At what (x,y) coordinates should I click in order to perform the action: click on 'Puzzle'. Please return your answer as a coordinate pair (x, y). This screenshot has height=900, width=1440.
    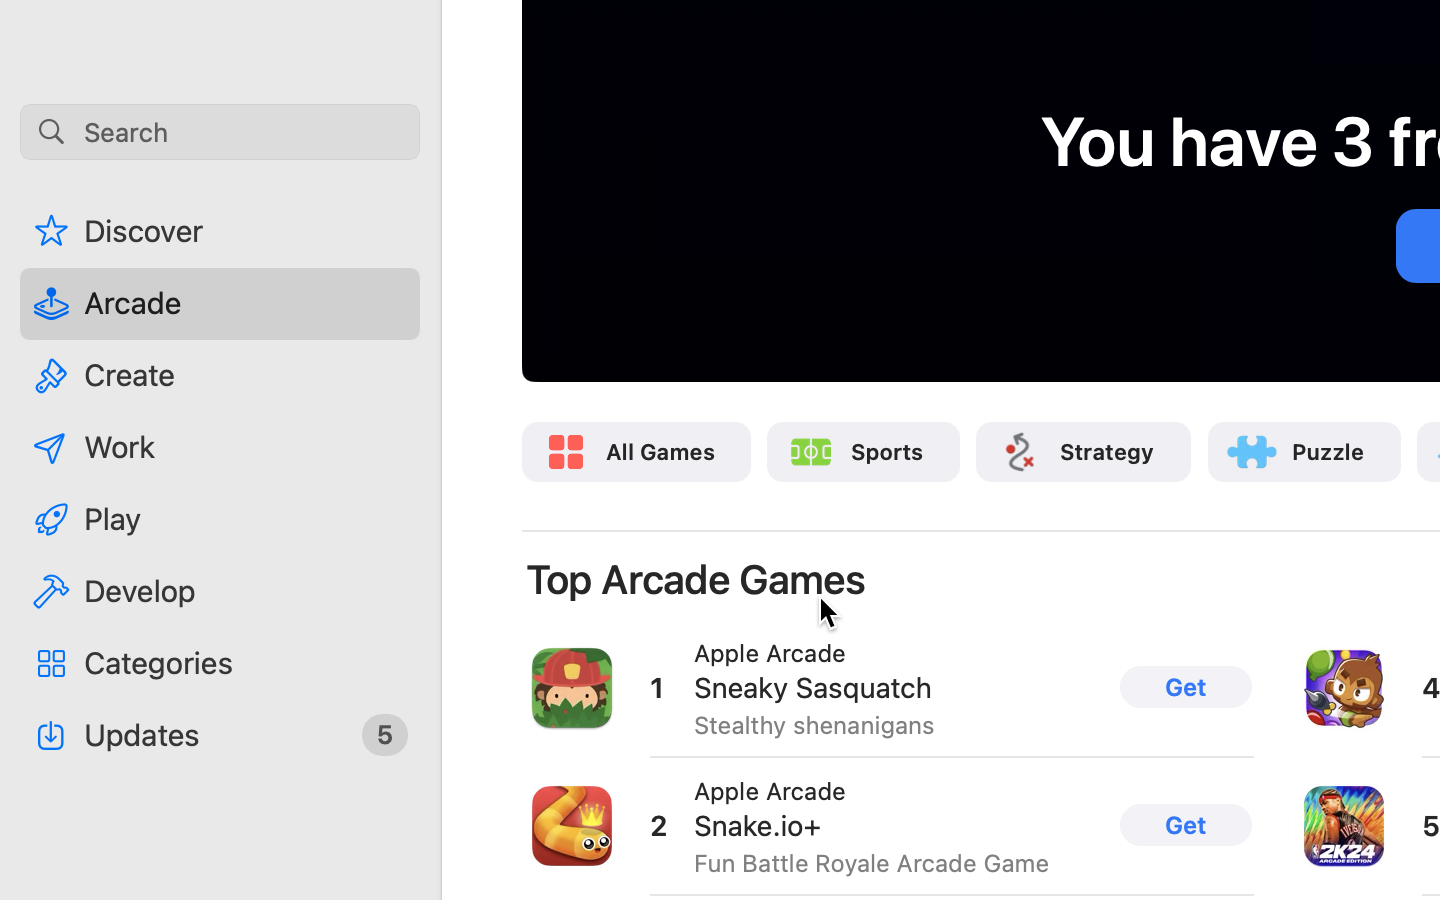
    Looking at the image, I should click on (1327, 450).